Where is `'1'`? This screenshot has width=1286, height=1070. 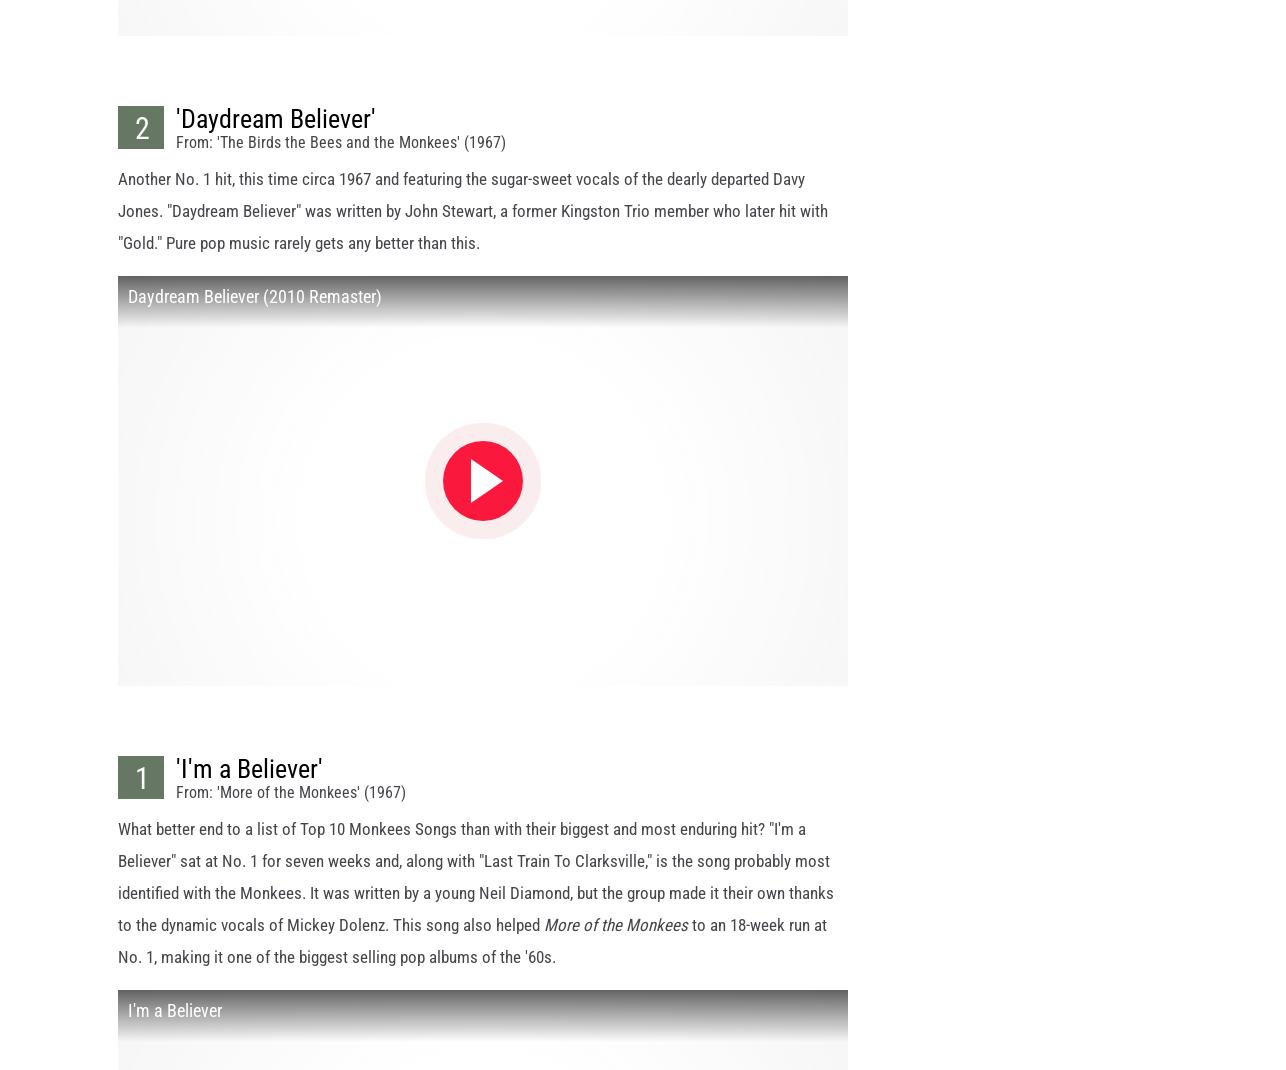 '1' is located at coordinates (134, 795).